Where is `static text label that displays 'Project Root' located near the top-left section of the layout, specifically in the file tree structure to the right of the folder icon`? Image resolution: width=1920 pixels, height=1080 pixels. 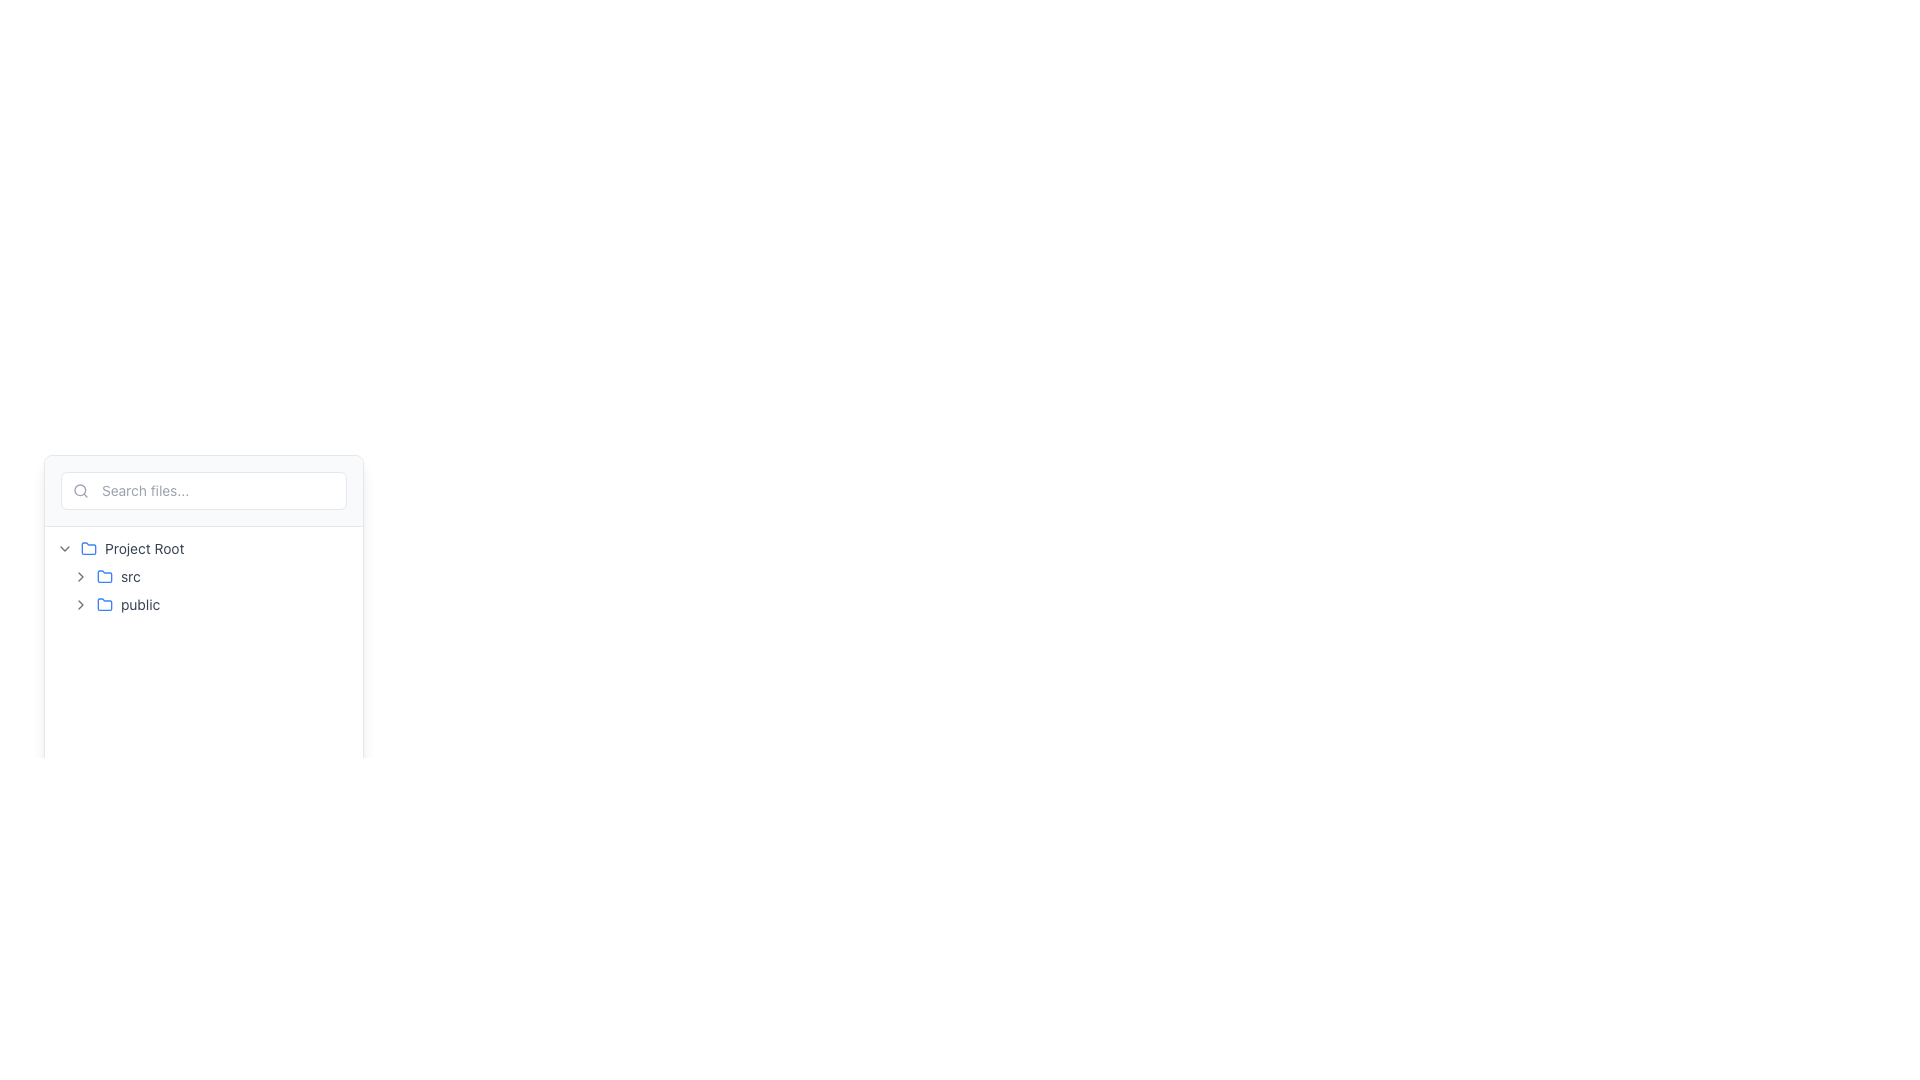 static text label that displays 'Project Root' located near the top-left section of the layout, specifically in the file tree structure to the right of the folder icon is located at coordinates (143, 548).